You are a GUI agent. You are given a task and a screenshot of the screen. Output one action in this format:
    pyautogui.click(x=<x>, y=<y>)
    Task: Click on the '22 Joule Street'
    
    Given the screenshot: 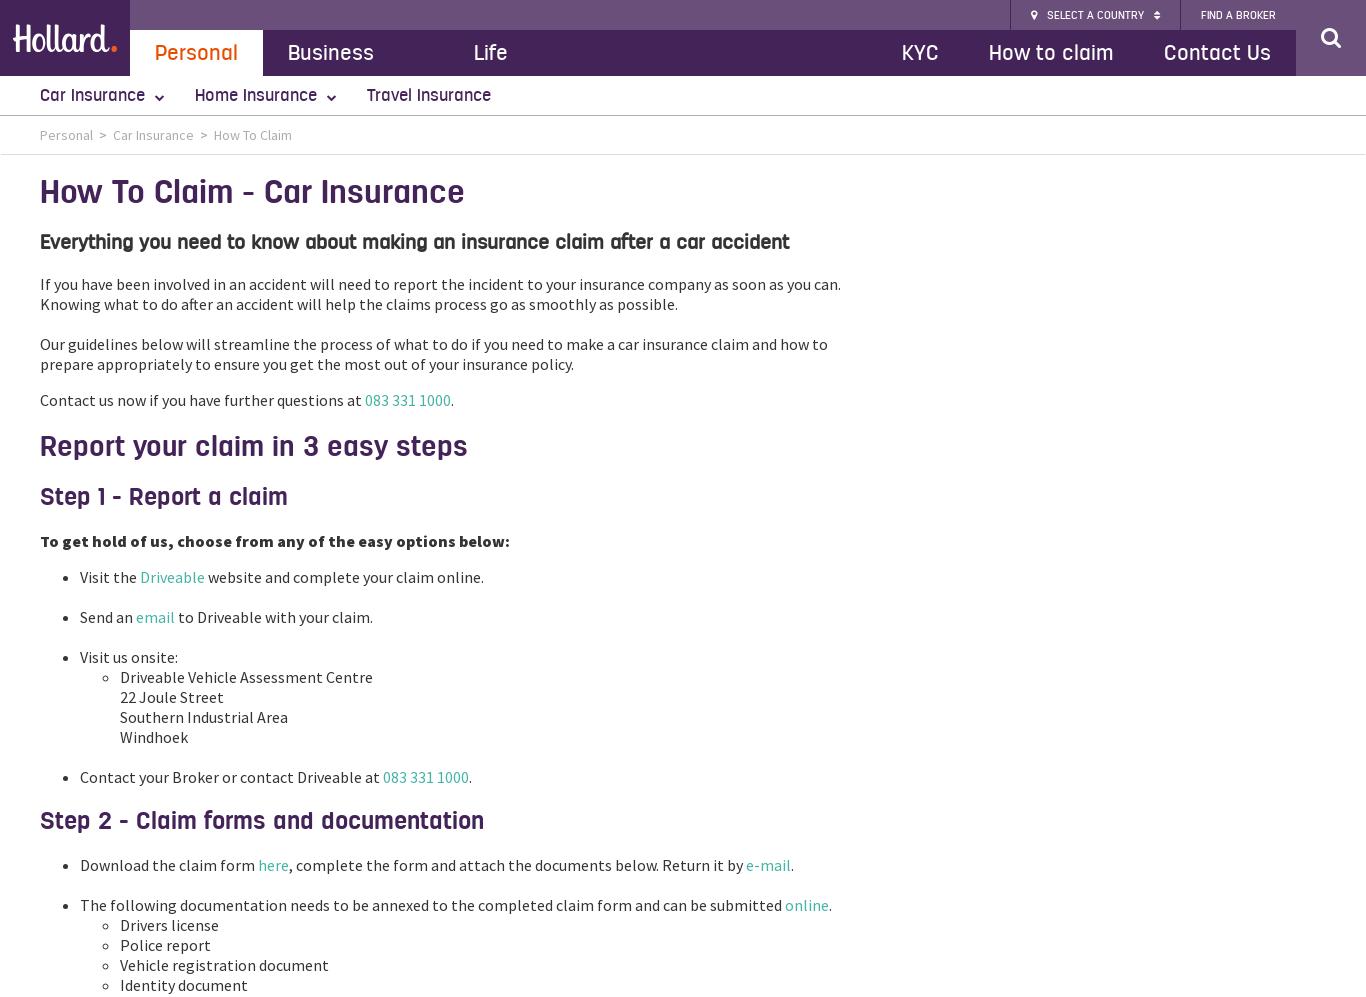 What is the action you would take?
    pyautogui.click(x=170, y=696)
    